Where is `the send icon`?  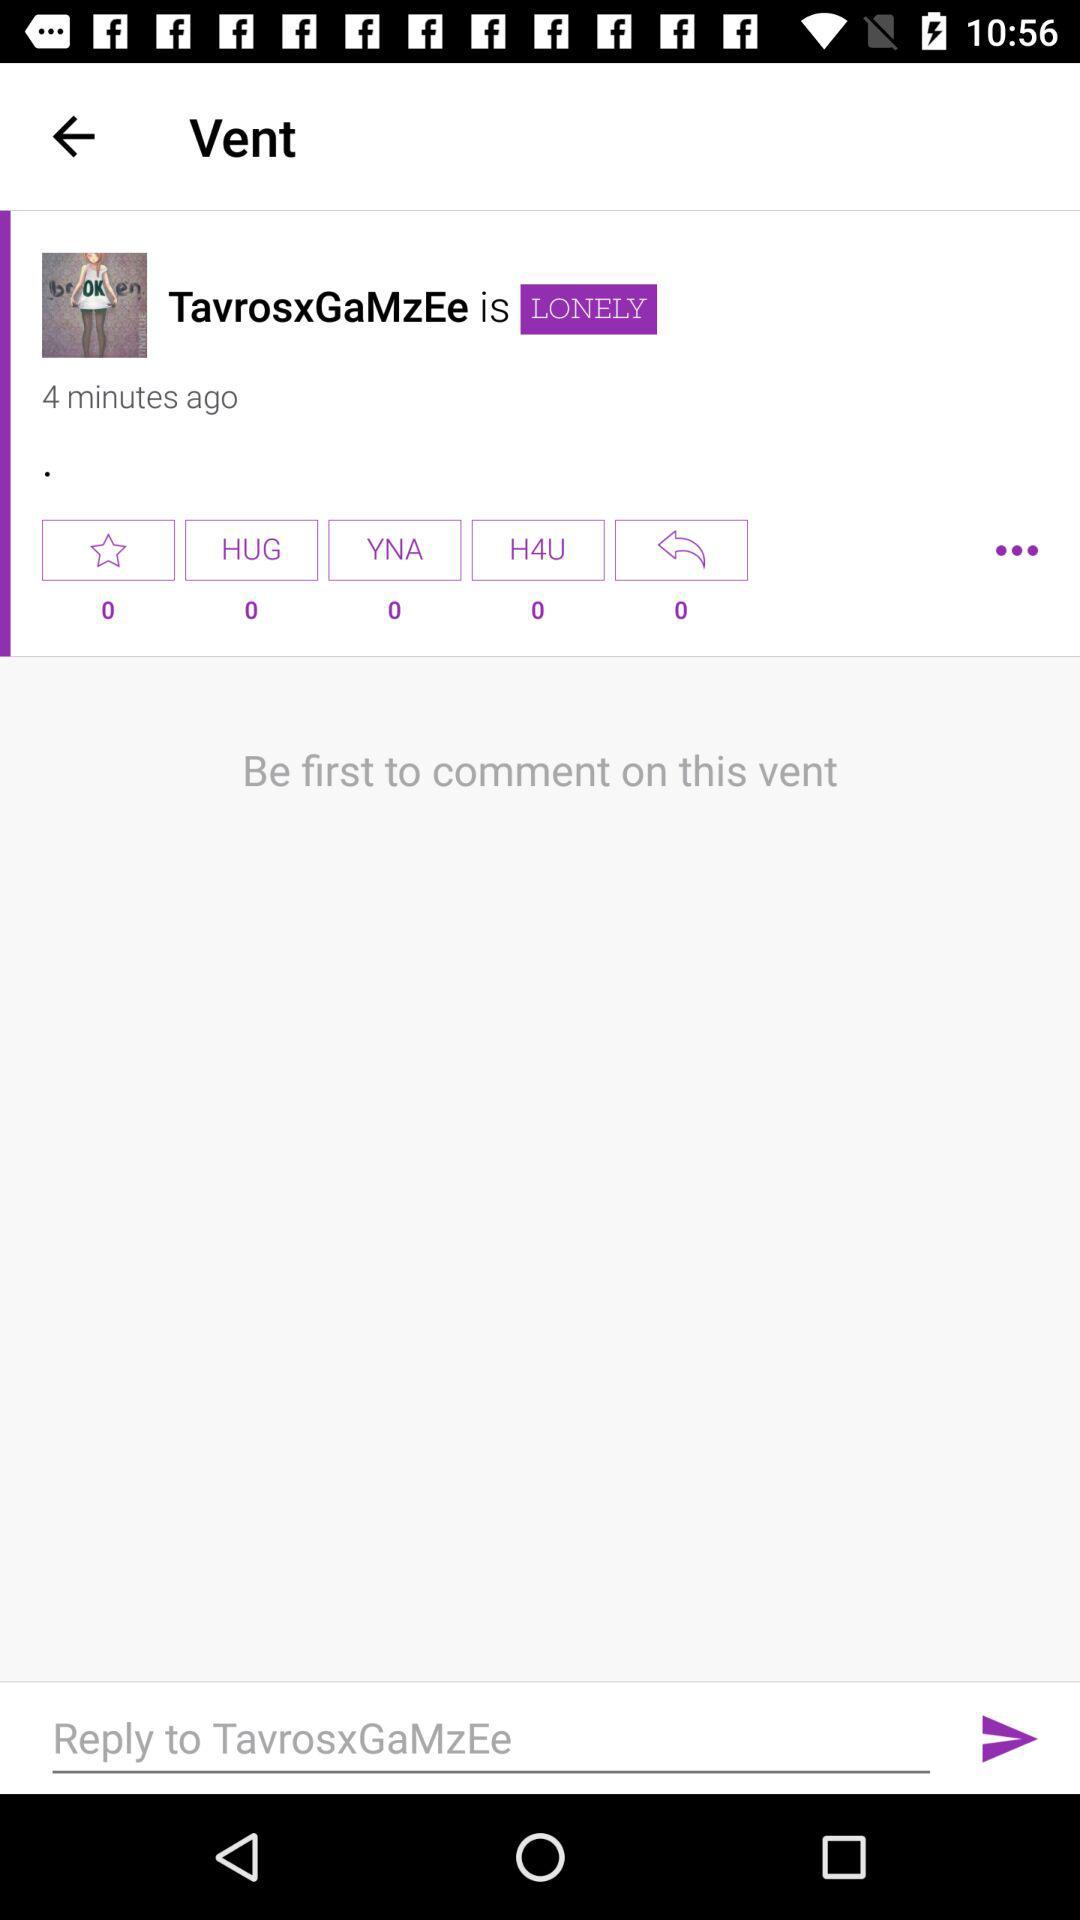 the send icon is located at coordinates (1010, 1737).